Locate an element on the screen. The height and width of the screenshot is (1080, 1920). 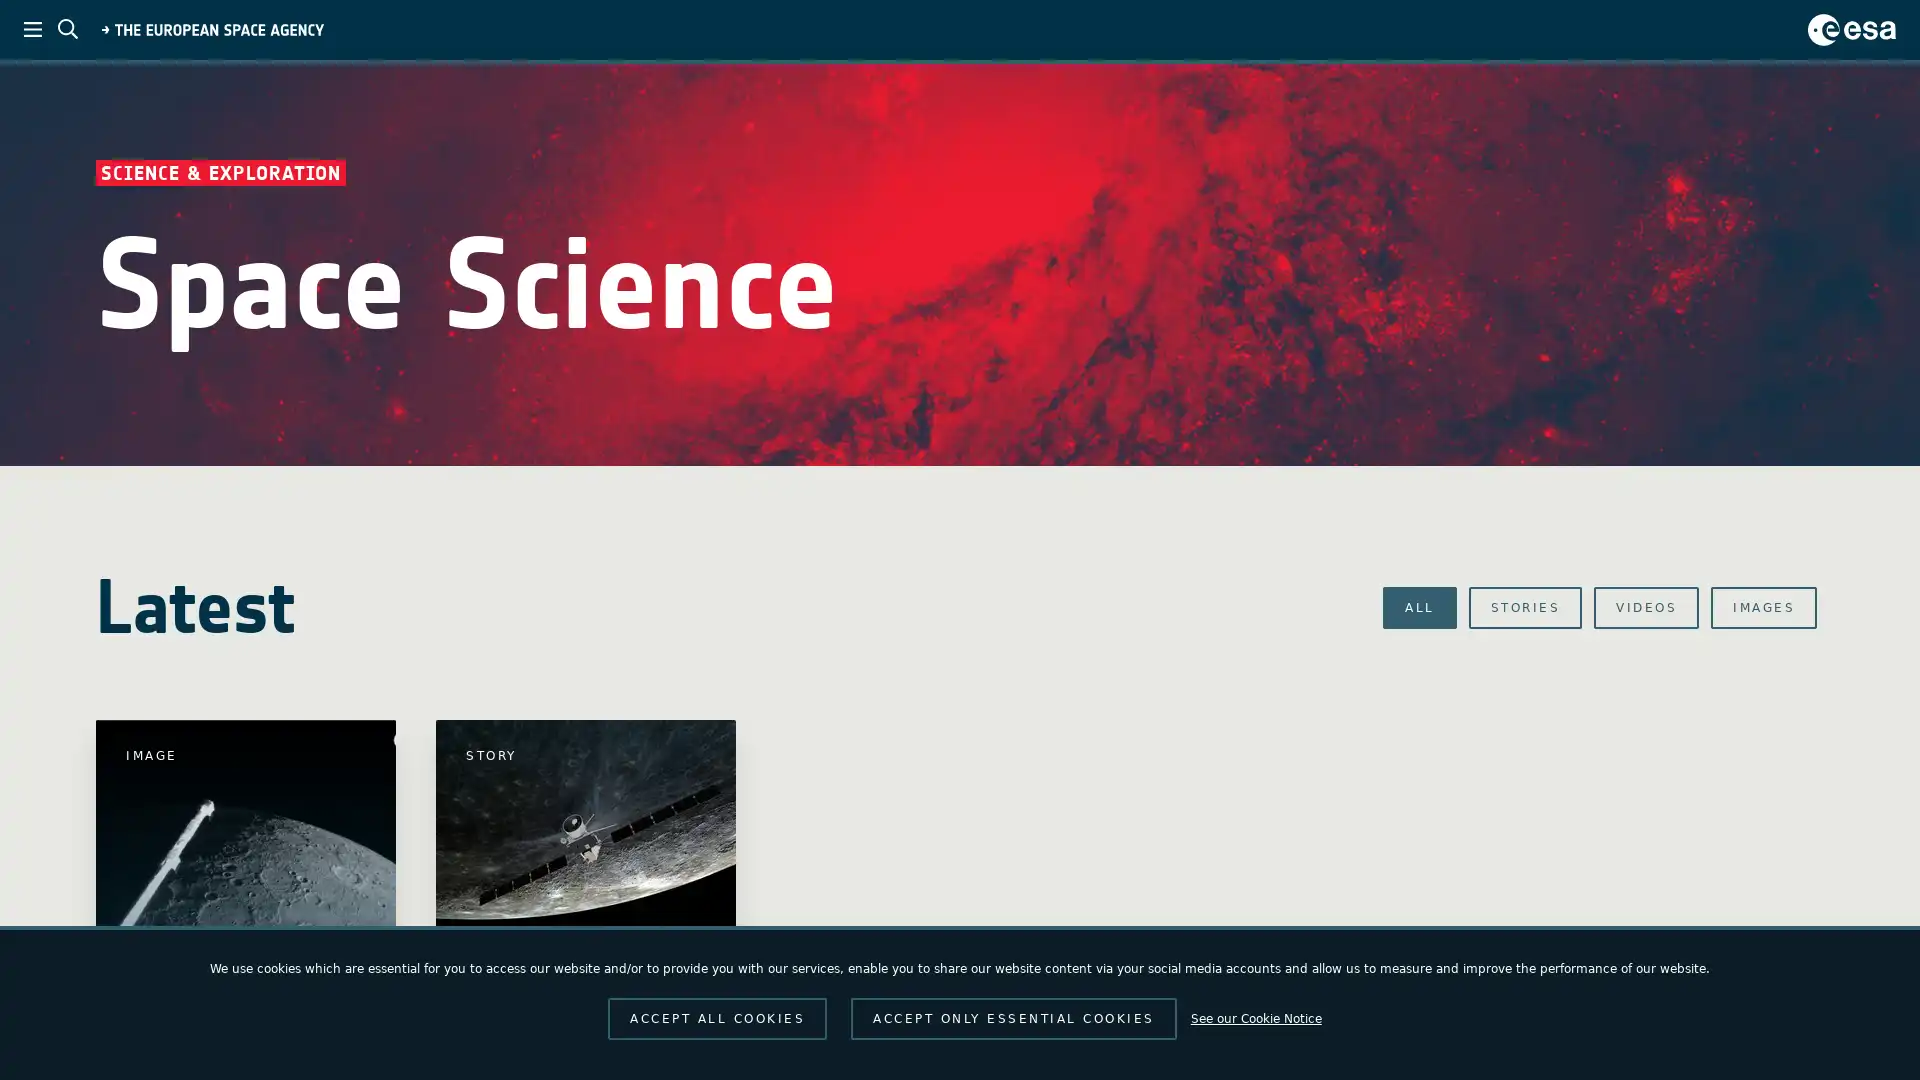
ALL is located at coordinates (1418, 605).